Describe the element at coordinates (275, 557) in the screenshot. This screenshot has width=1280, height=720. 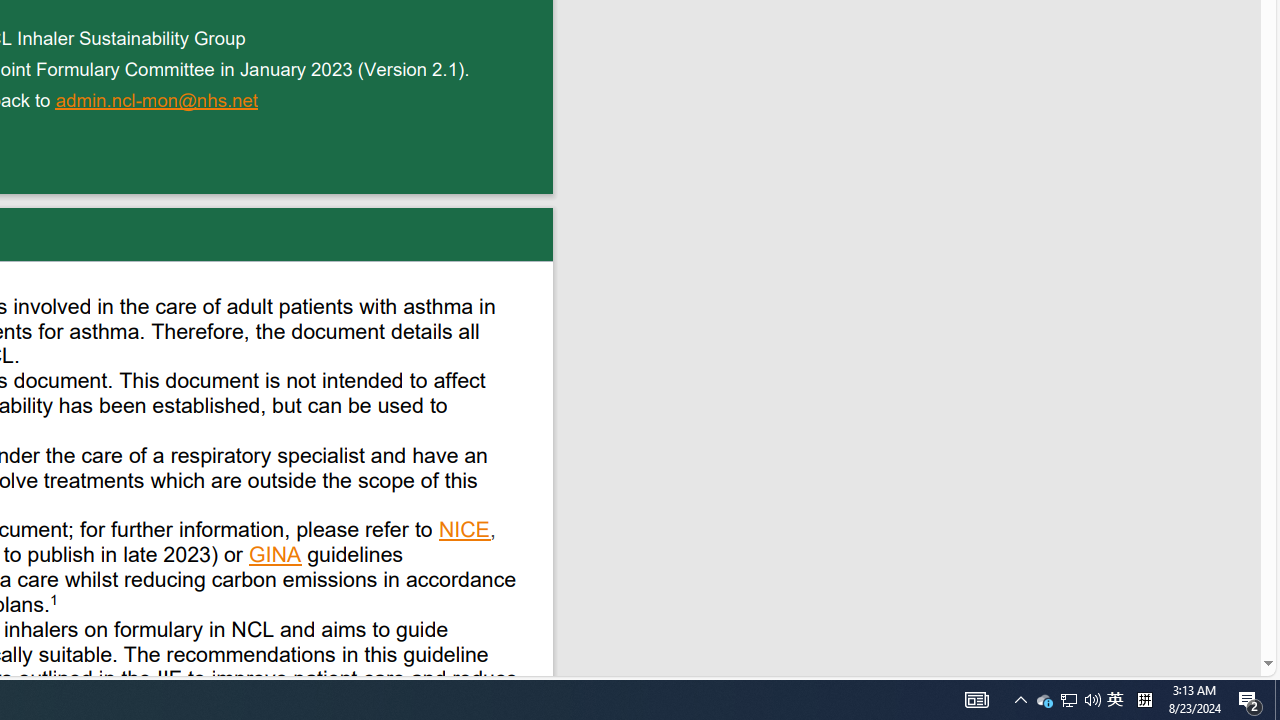
I see `'GINA '` at that location.